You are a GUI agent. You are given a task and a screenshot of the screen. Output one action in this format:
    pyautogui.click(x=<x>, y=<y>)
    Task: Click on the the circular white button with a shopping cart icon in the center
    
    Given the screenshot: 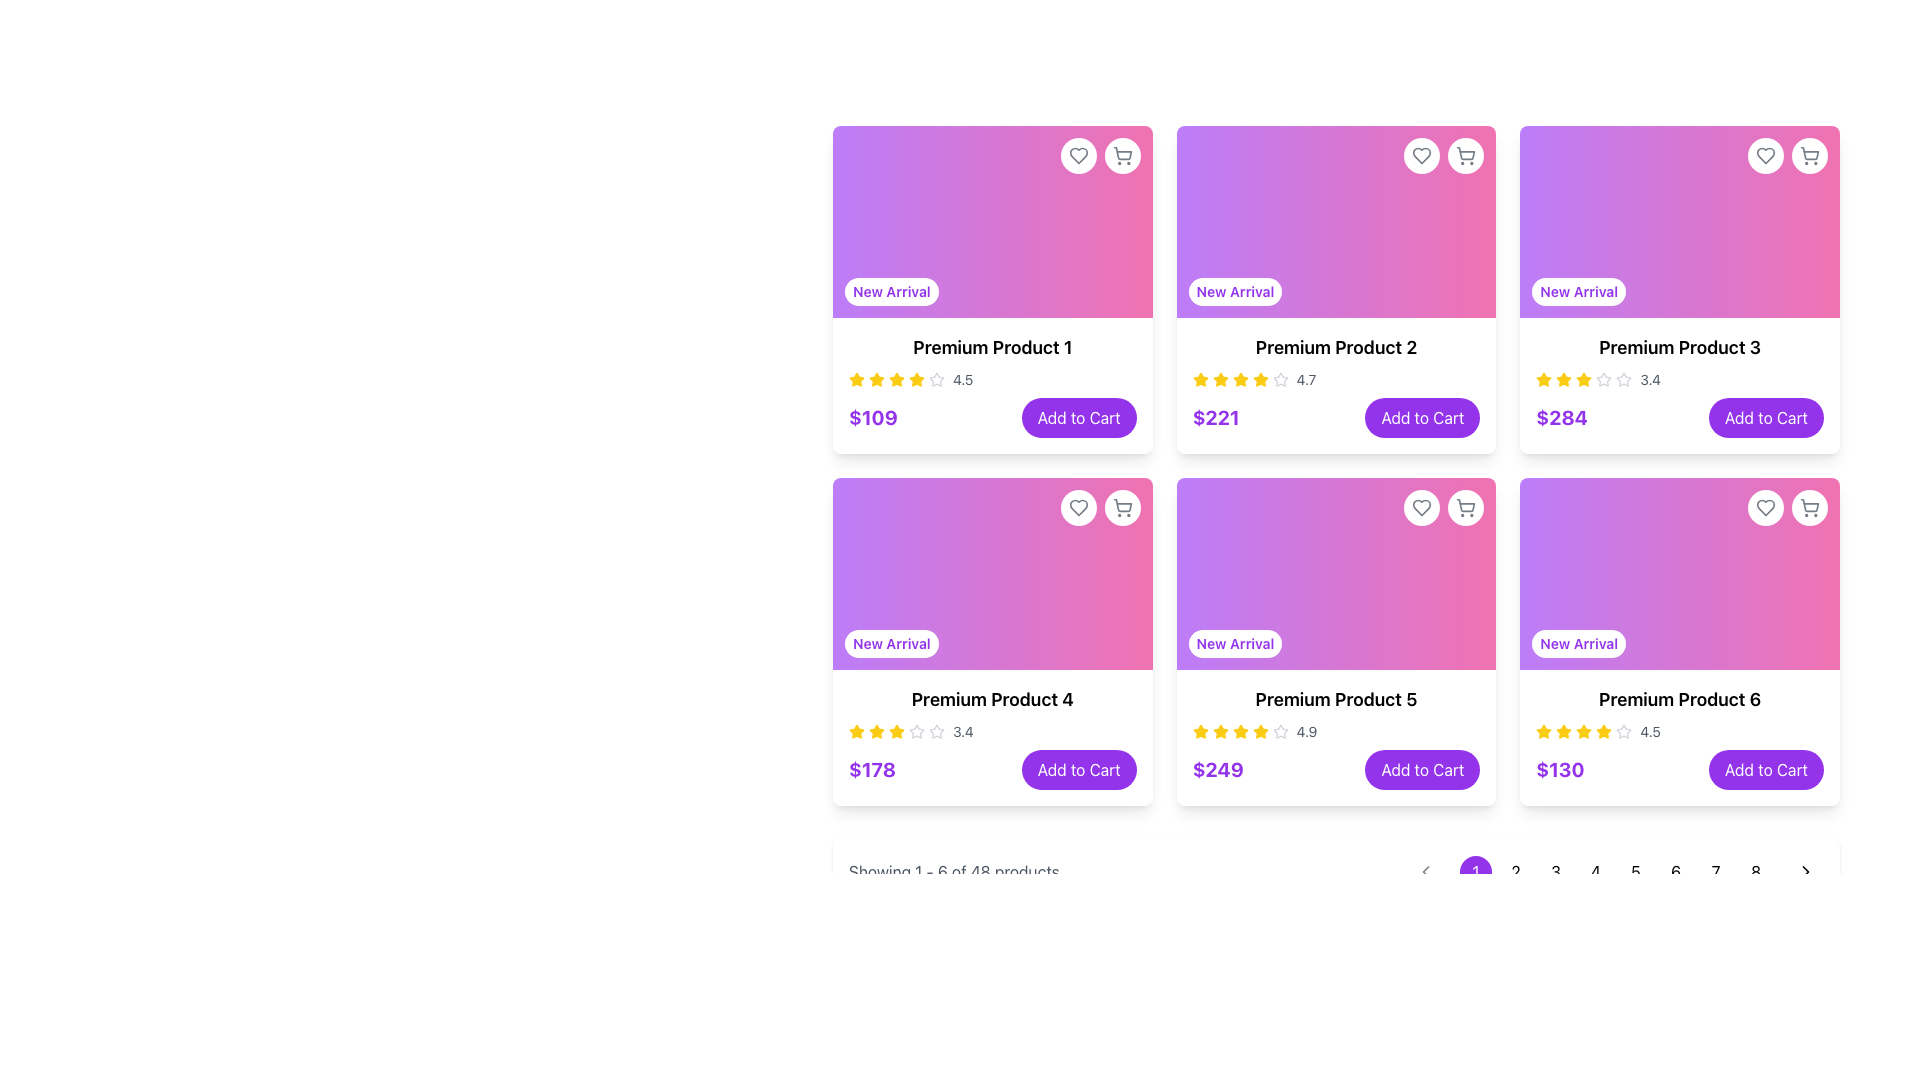 What is the action you would take?
    pyautogui.click(x=1122, y=507)
    